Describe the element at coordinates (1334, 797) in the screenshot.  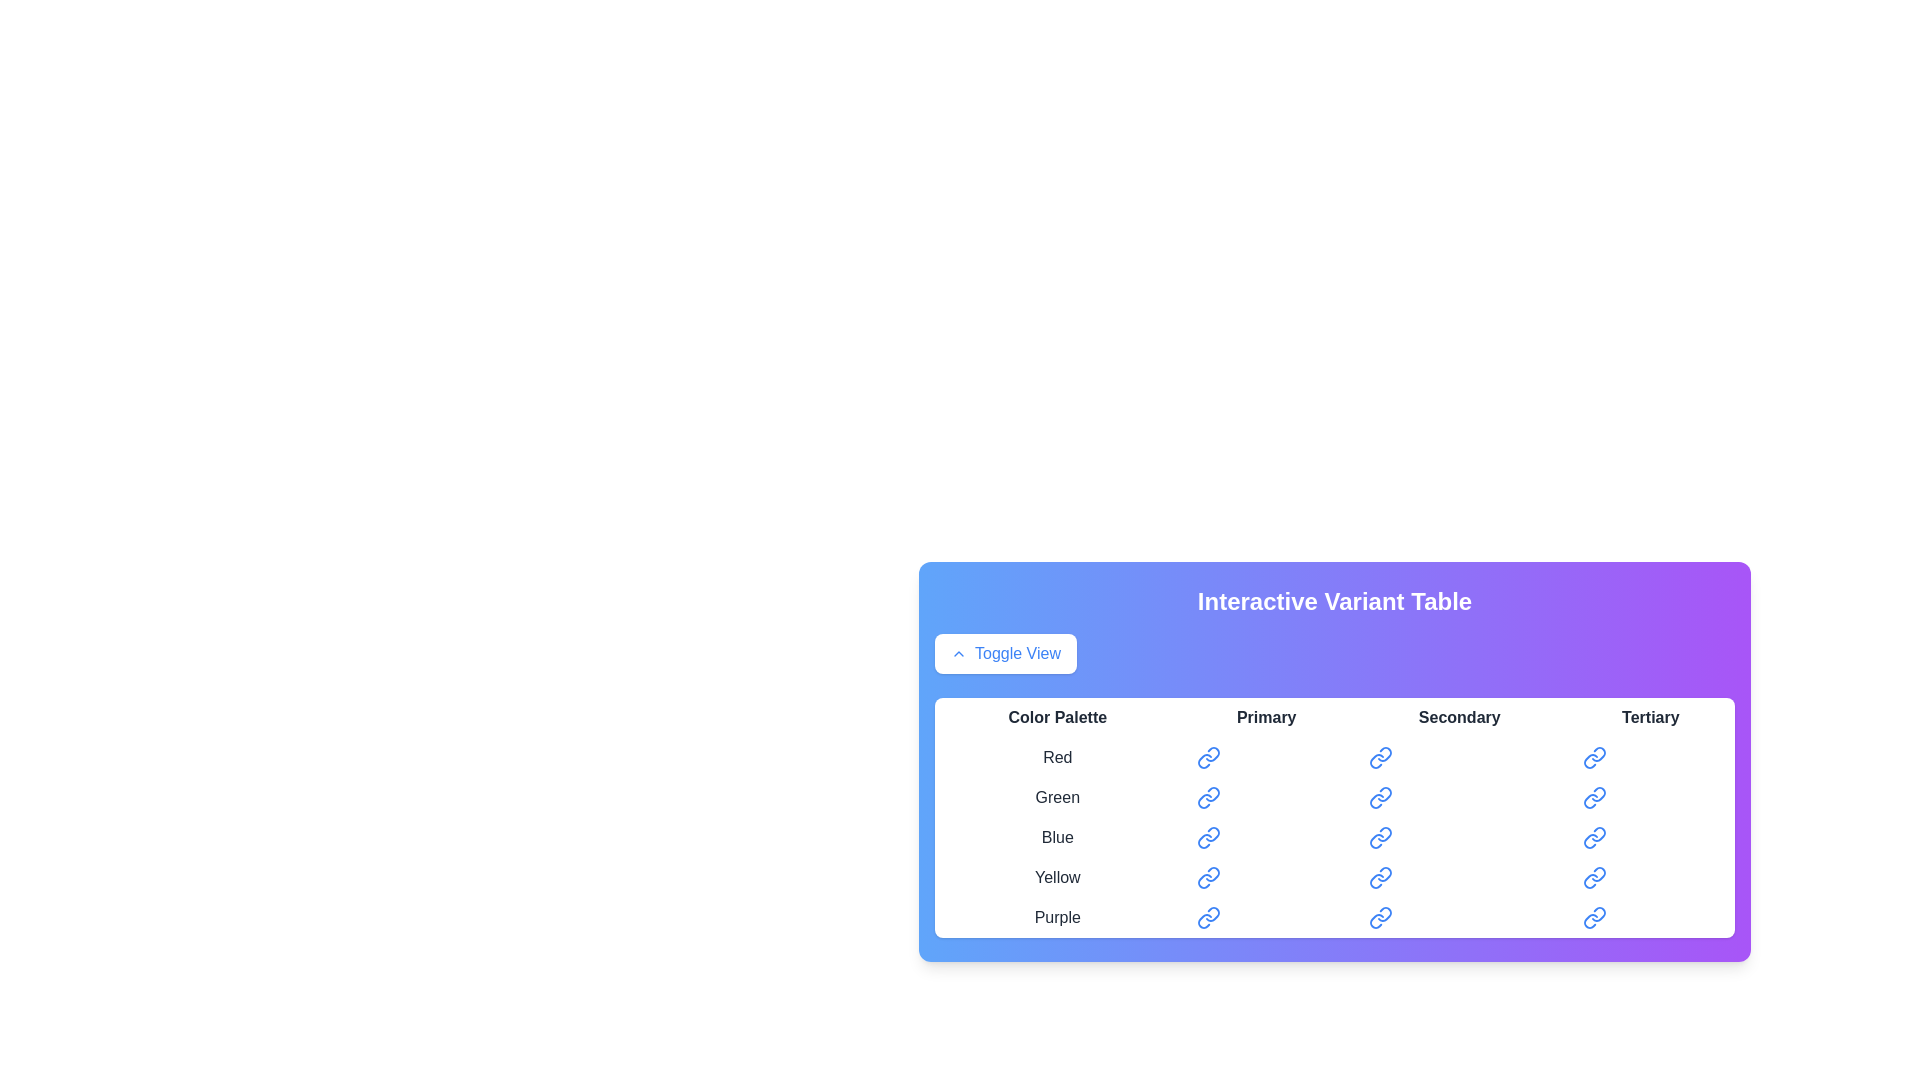
I see `the table row element labeled 'Green', which visually groups related information in the second row of the table` at that location.